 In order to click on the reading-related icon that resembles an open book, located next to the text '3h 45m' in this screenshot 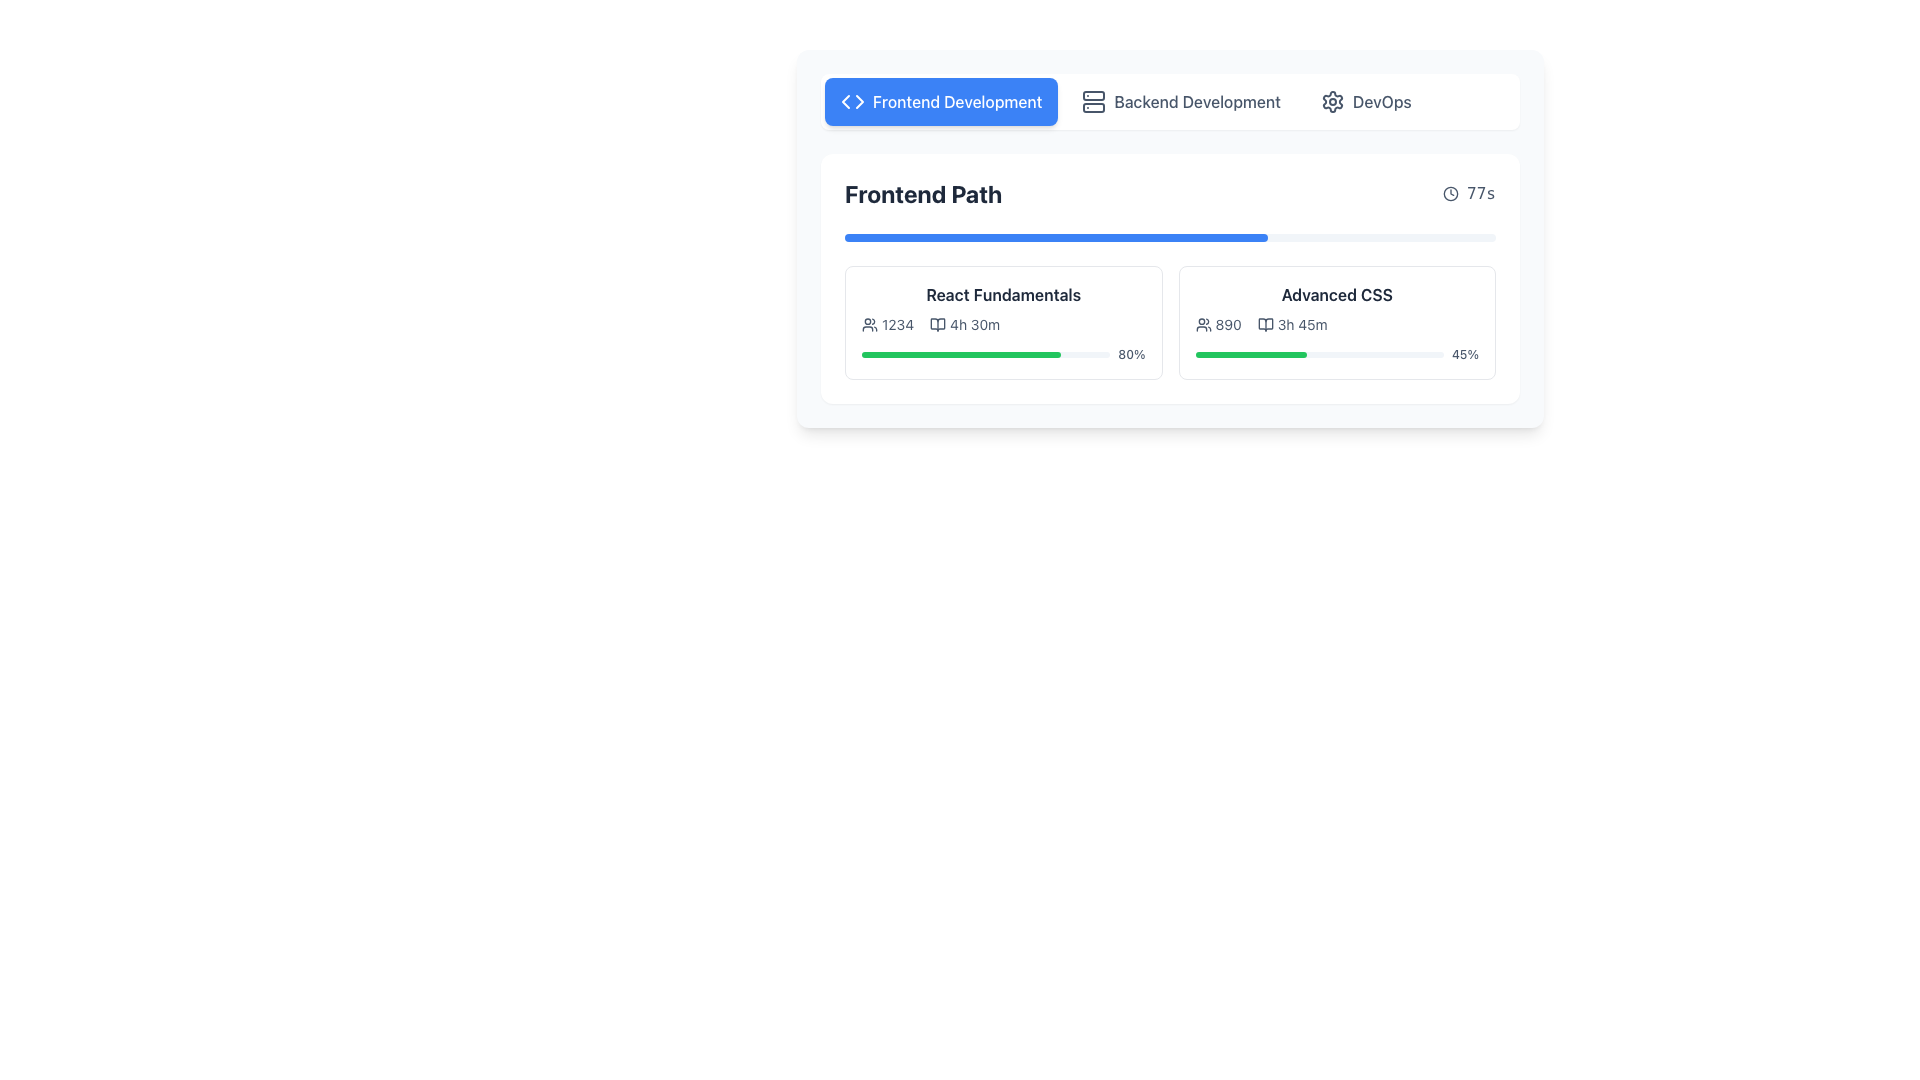, I will do `click(1264, 323)`.